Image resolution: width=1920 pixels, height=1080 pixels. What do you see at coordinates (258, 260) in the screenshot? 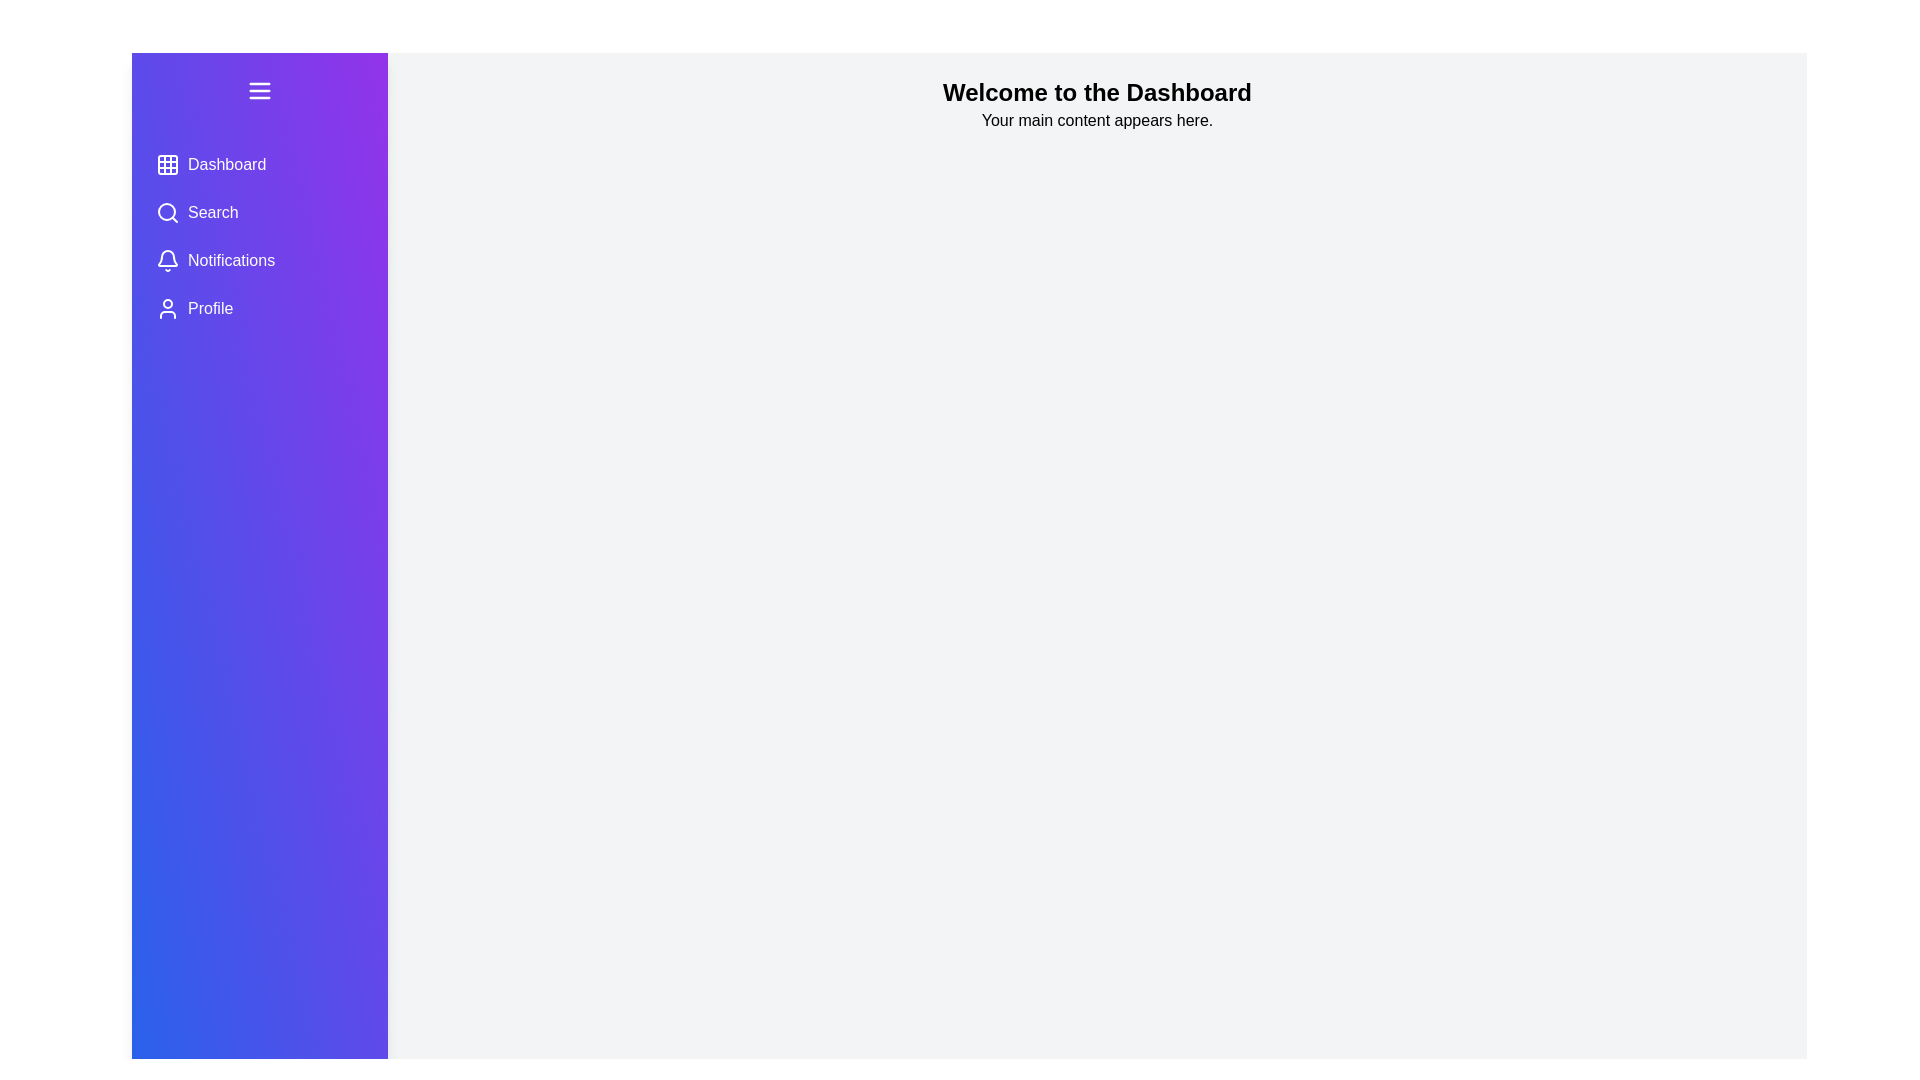
I see `the 'Notifications' list item to navigate to the Notifications section` at bounding box center [258, 260].